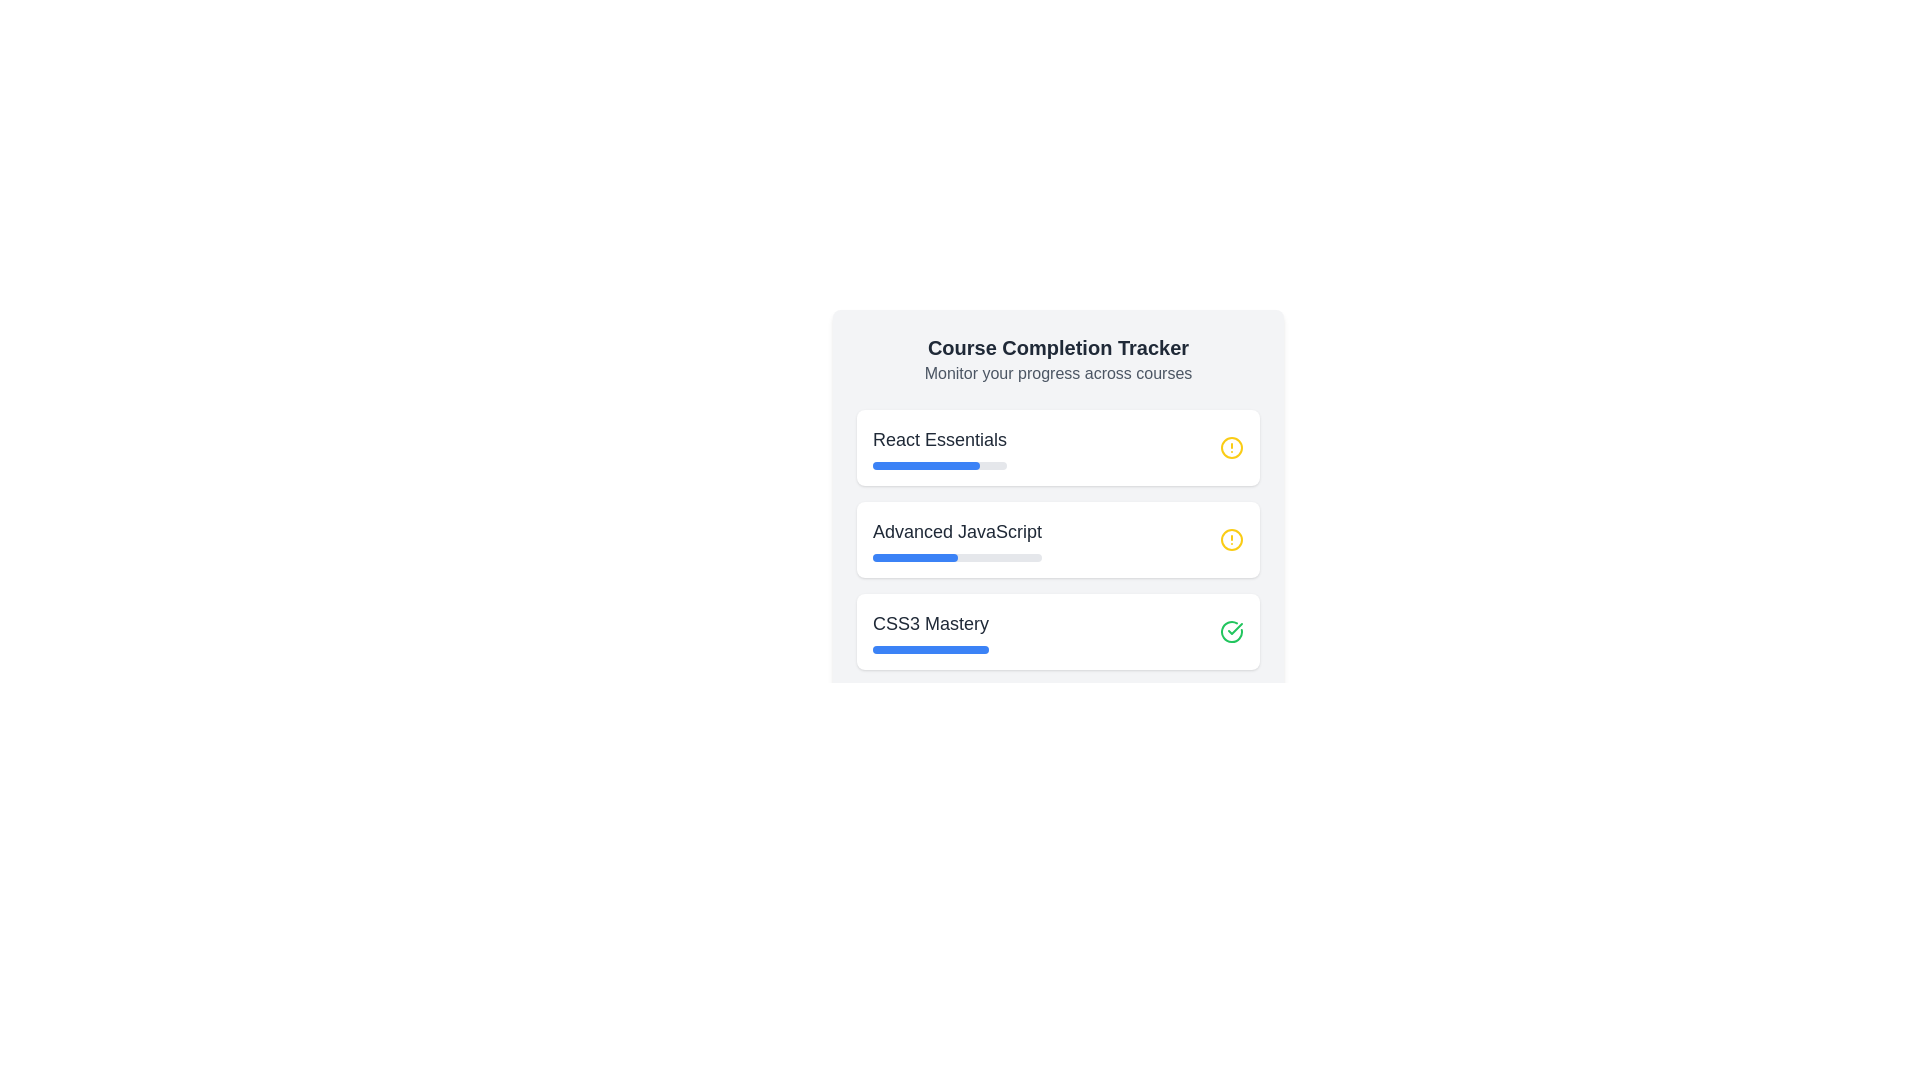 The height and width of the screenshot is (1080, 1920). What do you see at coordinates (939, 438) in the screenshot?
I see `the text label representing the title of the first course in the completion tracker interface, which is positioned above the progress bar and icon in the topmost row of the course list` at bounding box center [939, 438].